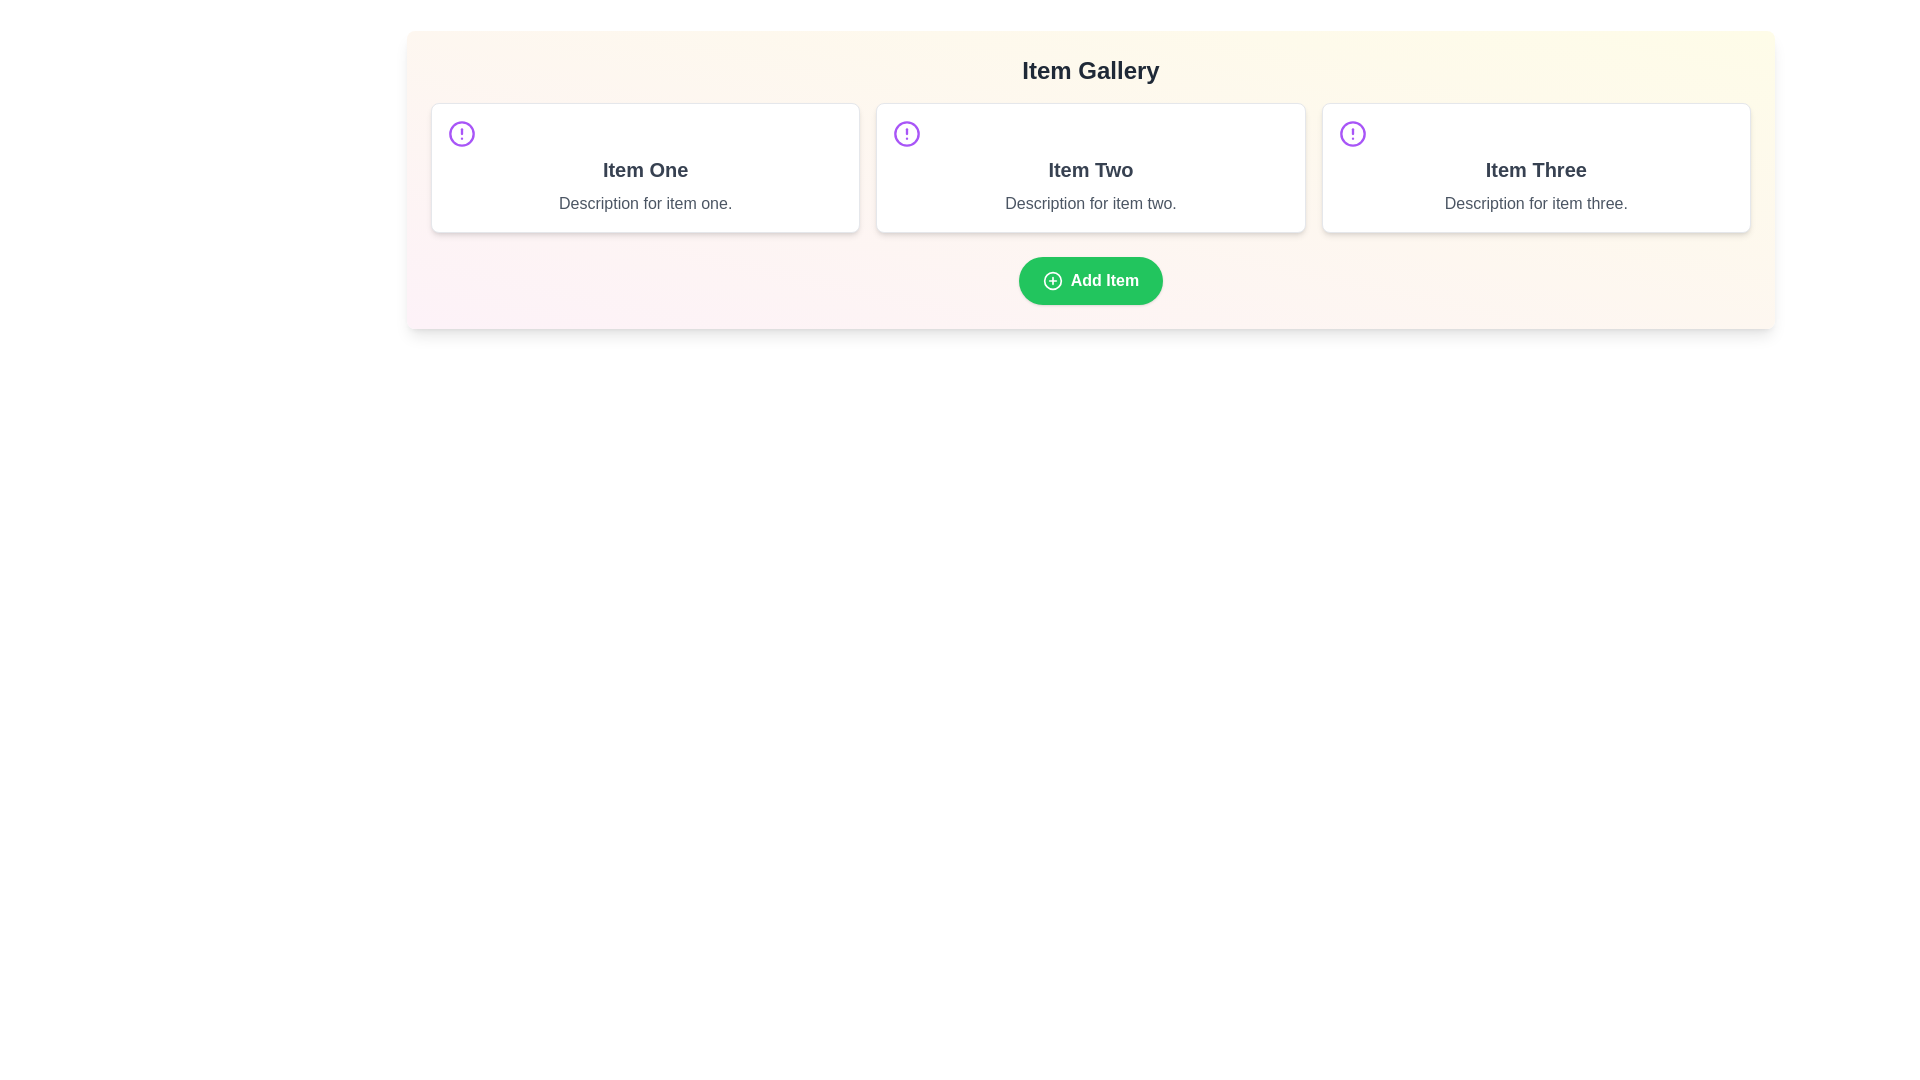 Image resolution: width=1920 pixels, height=1080 pixels. Describe the element at coordinates (1089, 168) in the screenshot. I see `the title text label of the middle card in a set of three cards, which is positioned at the top center of the card` at that location.